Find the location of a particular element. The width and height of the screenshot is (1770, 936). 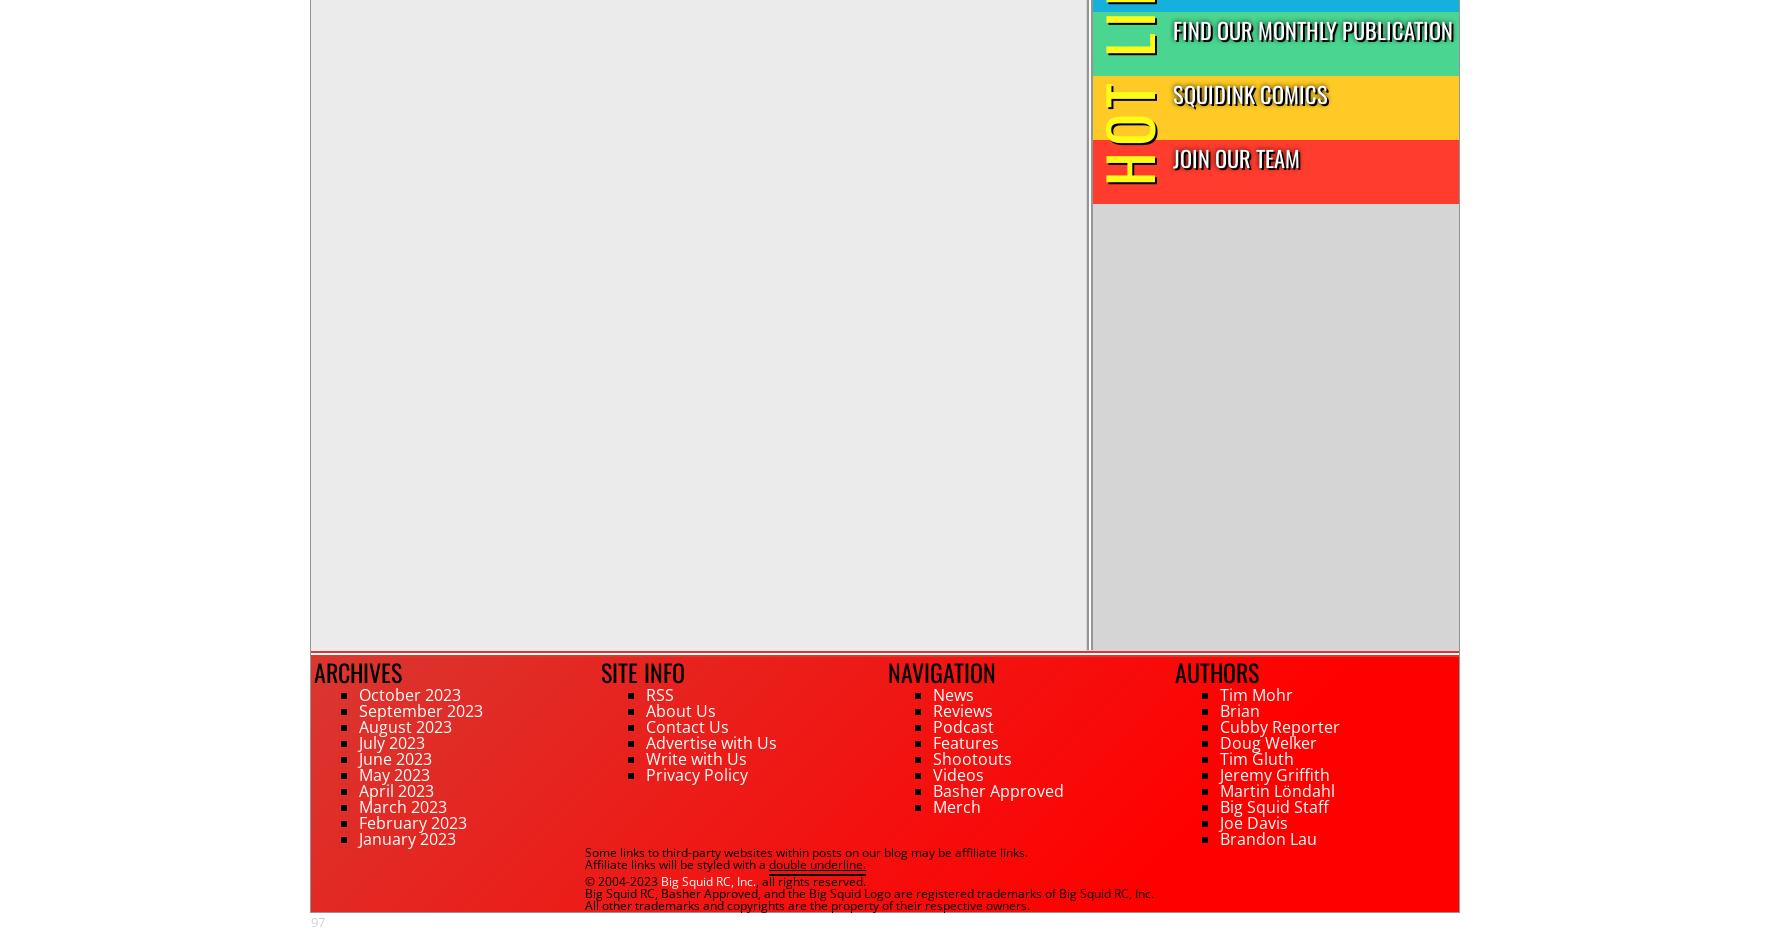

'Videos' is located at coordinates (957, 775).